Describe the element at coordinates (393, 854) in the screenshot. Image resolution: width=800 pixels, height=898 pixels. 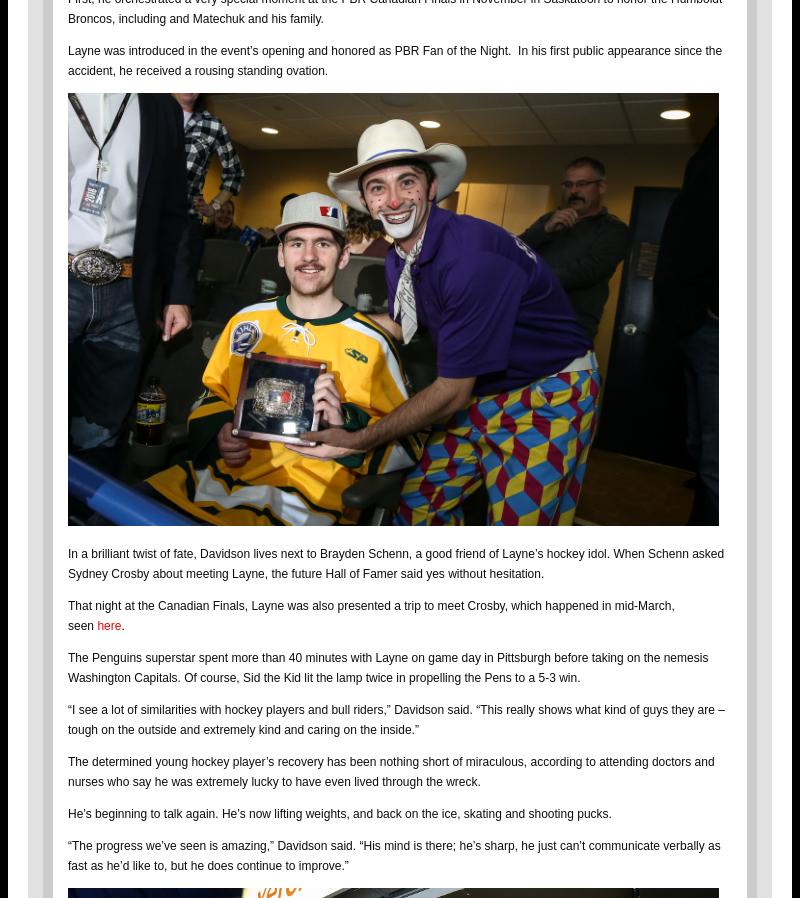
I see `'“The progress we’ve seen is amazing,” Davidson said. “His mind is there; he’s sharp, he just can’t communicate verbally as fast as he’d like to, but he does continue to improve.”'` at that location.